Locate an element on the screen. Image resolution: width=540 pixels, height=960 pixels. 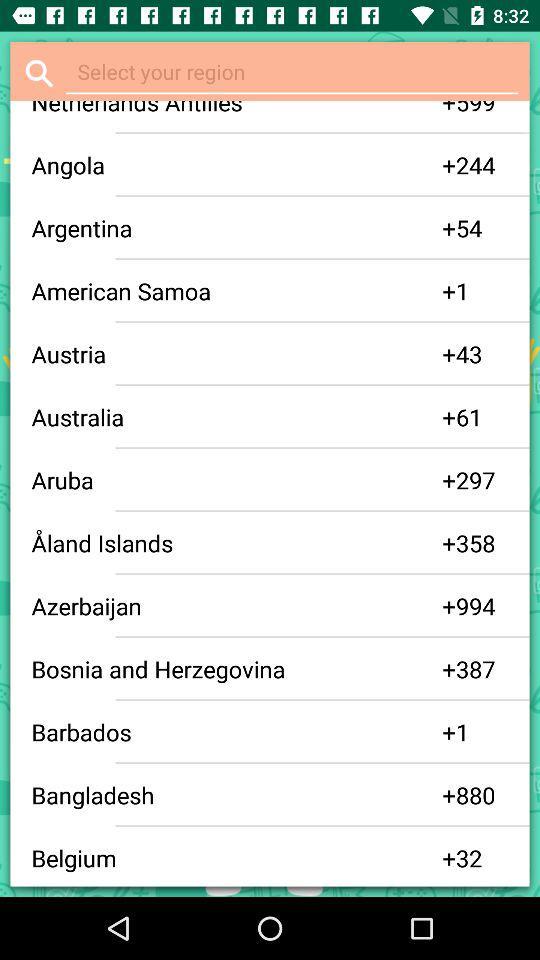
the icon next to the 599 is located at coordinates (449, 109).